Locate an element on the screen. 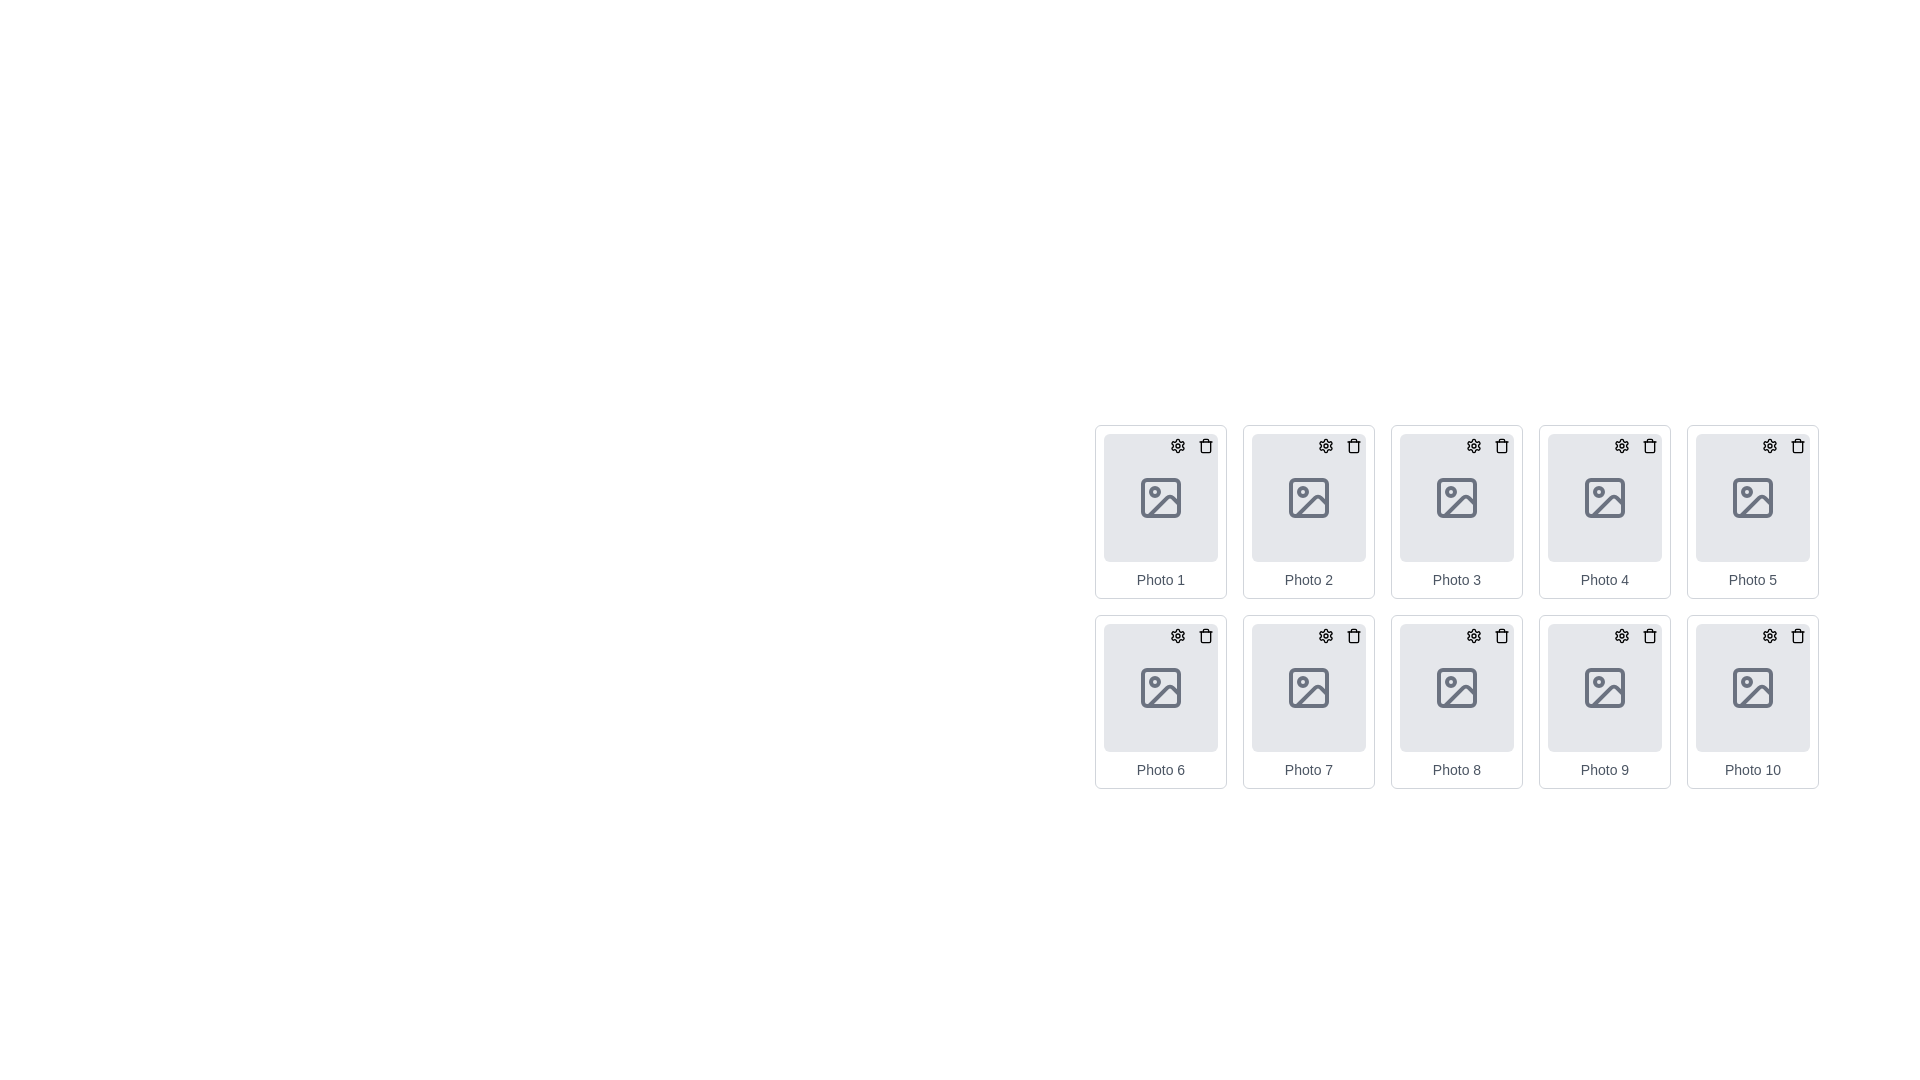 Image resolution: width=1920 pixels, height=1080 pixels. the rectangular component located within the photo frame icon, which is the ninth item in the UI grid layout is located at coordinates (1604, 686).